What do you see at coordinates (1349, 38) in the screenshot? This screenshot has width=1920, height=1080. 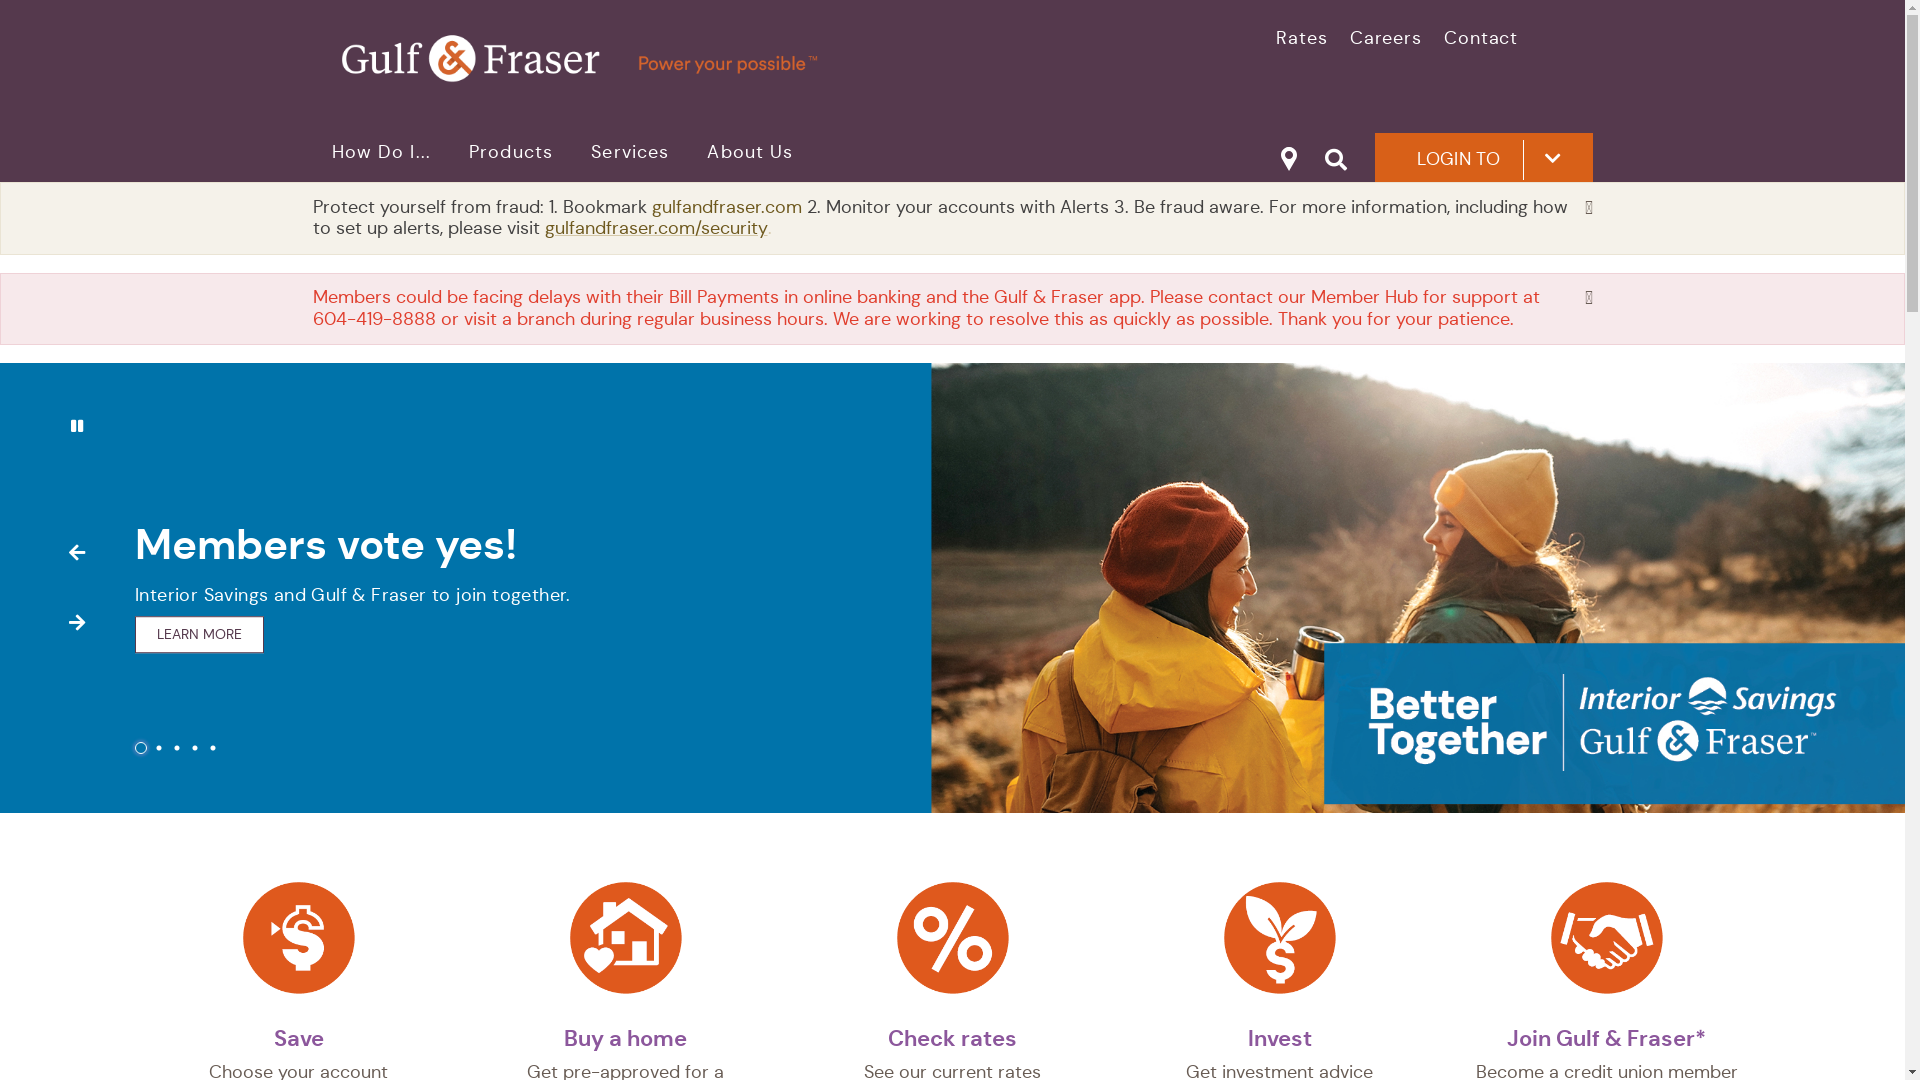 I see `'Careers'` at bounding box center [1349, 38].